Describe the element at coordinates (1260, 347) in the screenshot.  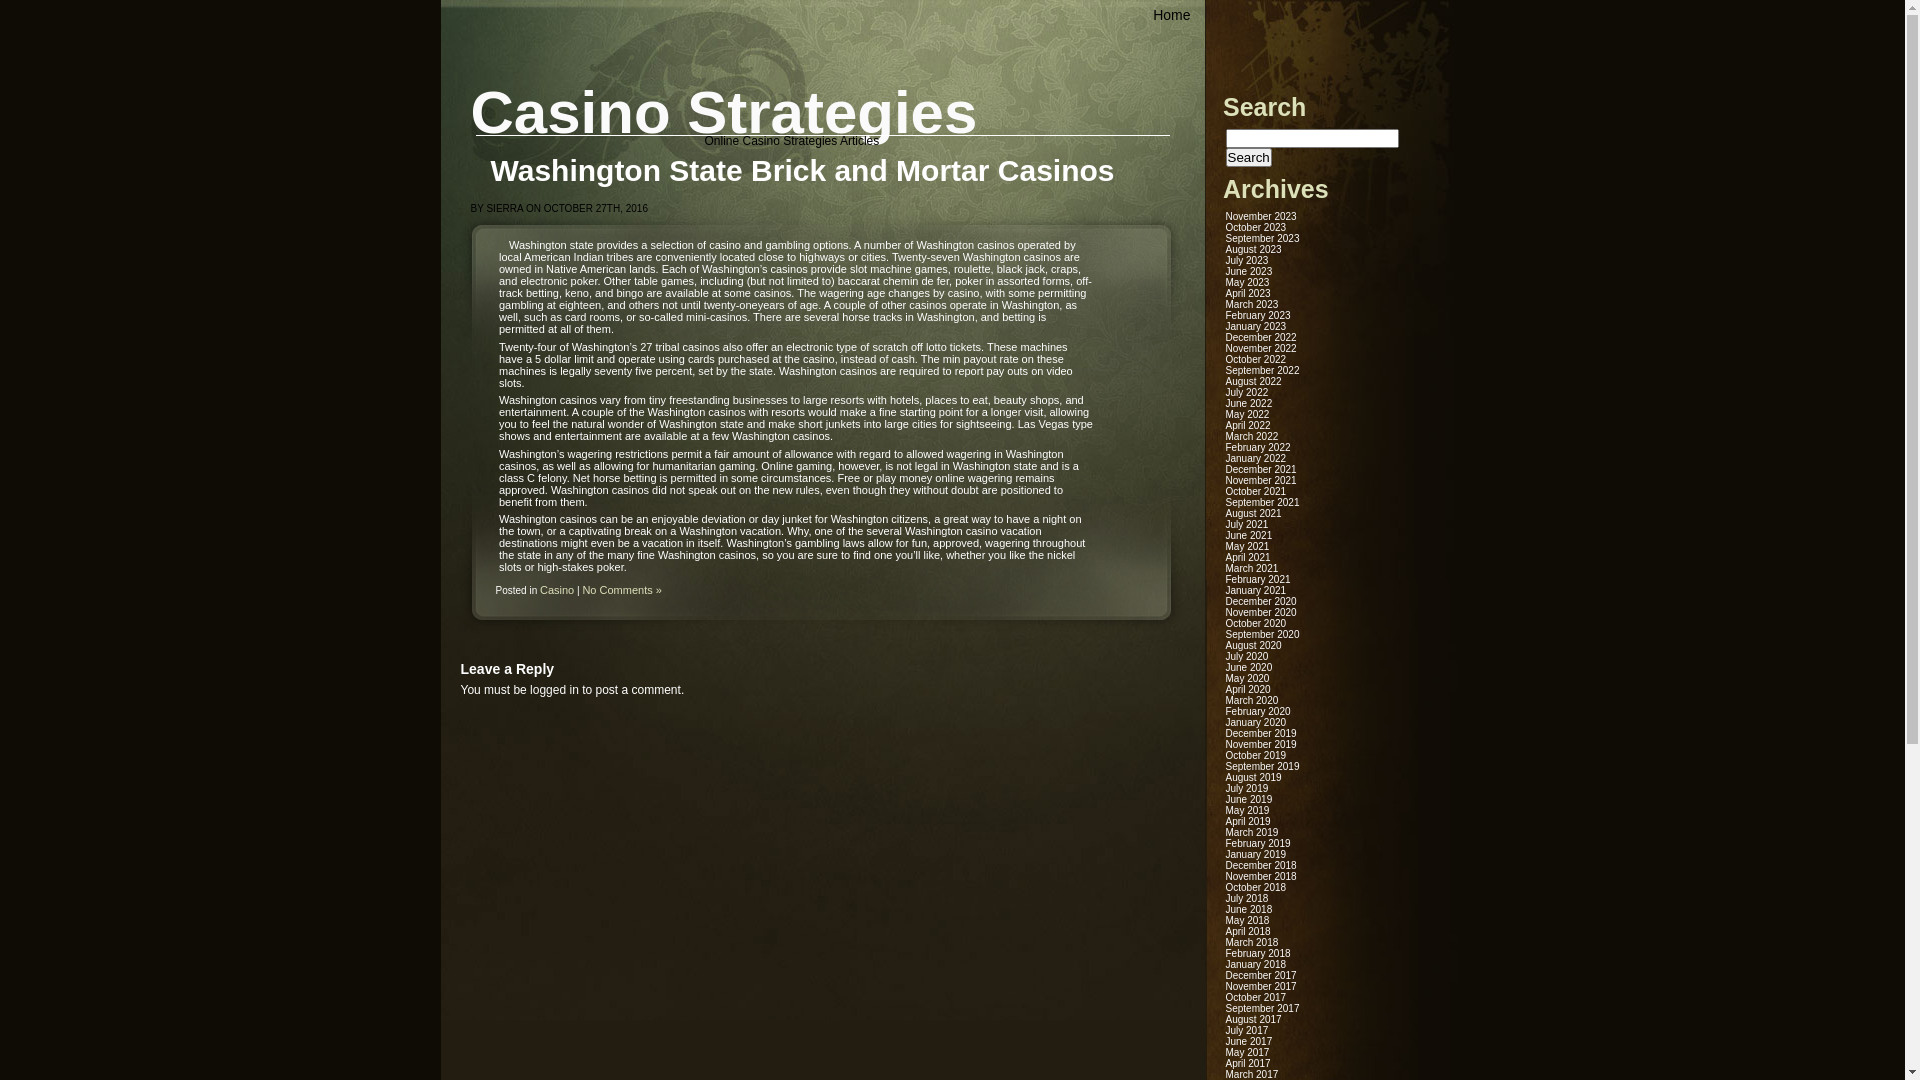
I see `'November 2022'` at that location.